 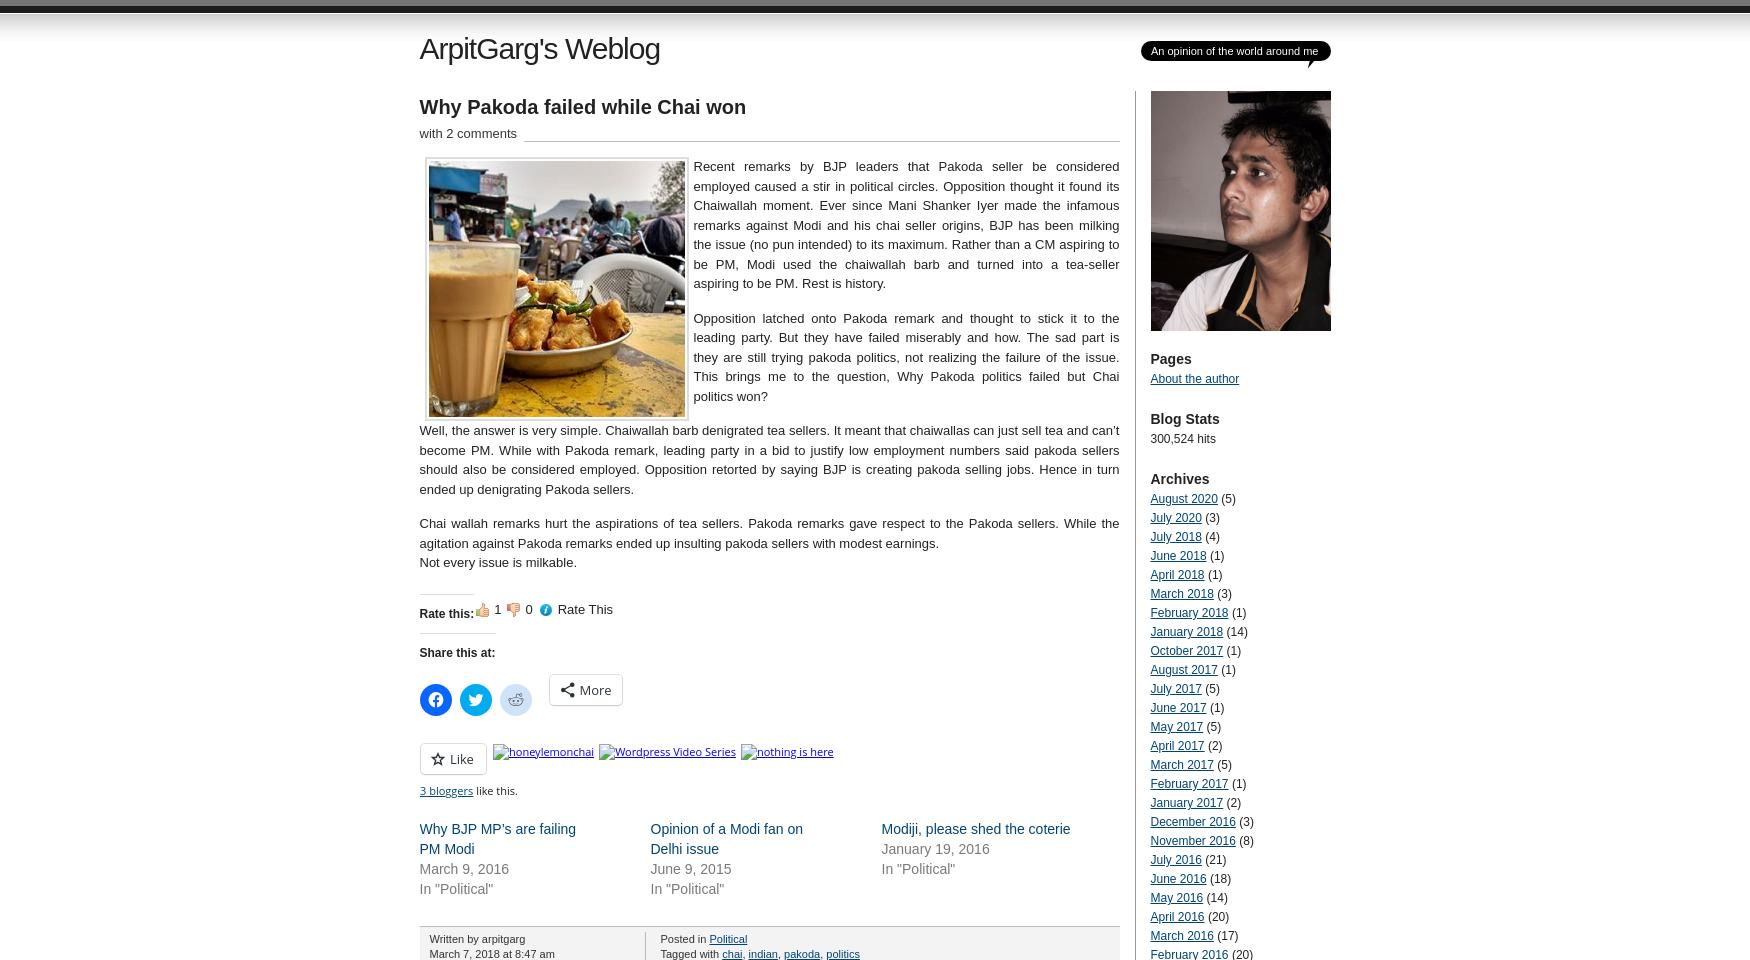 What do you see at coordinates (1174, 536) in the screenshot?
I see `'July 2018'` at bounding box center [1174, 536].